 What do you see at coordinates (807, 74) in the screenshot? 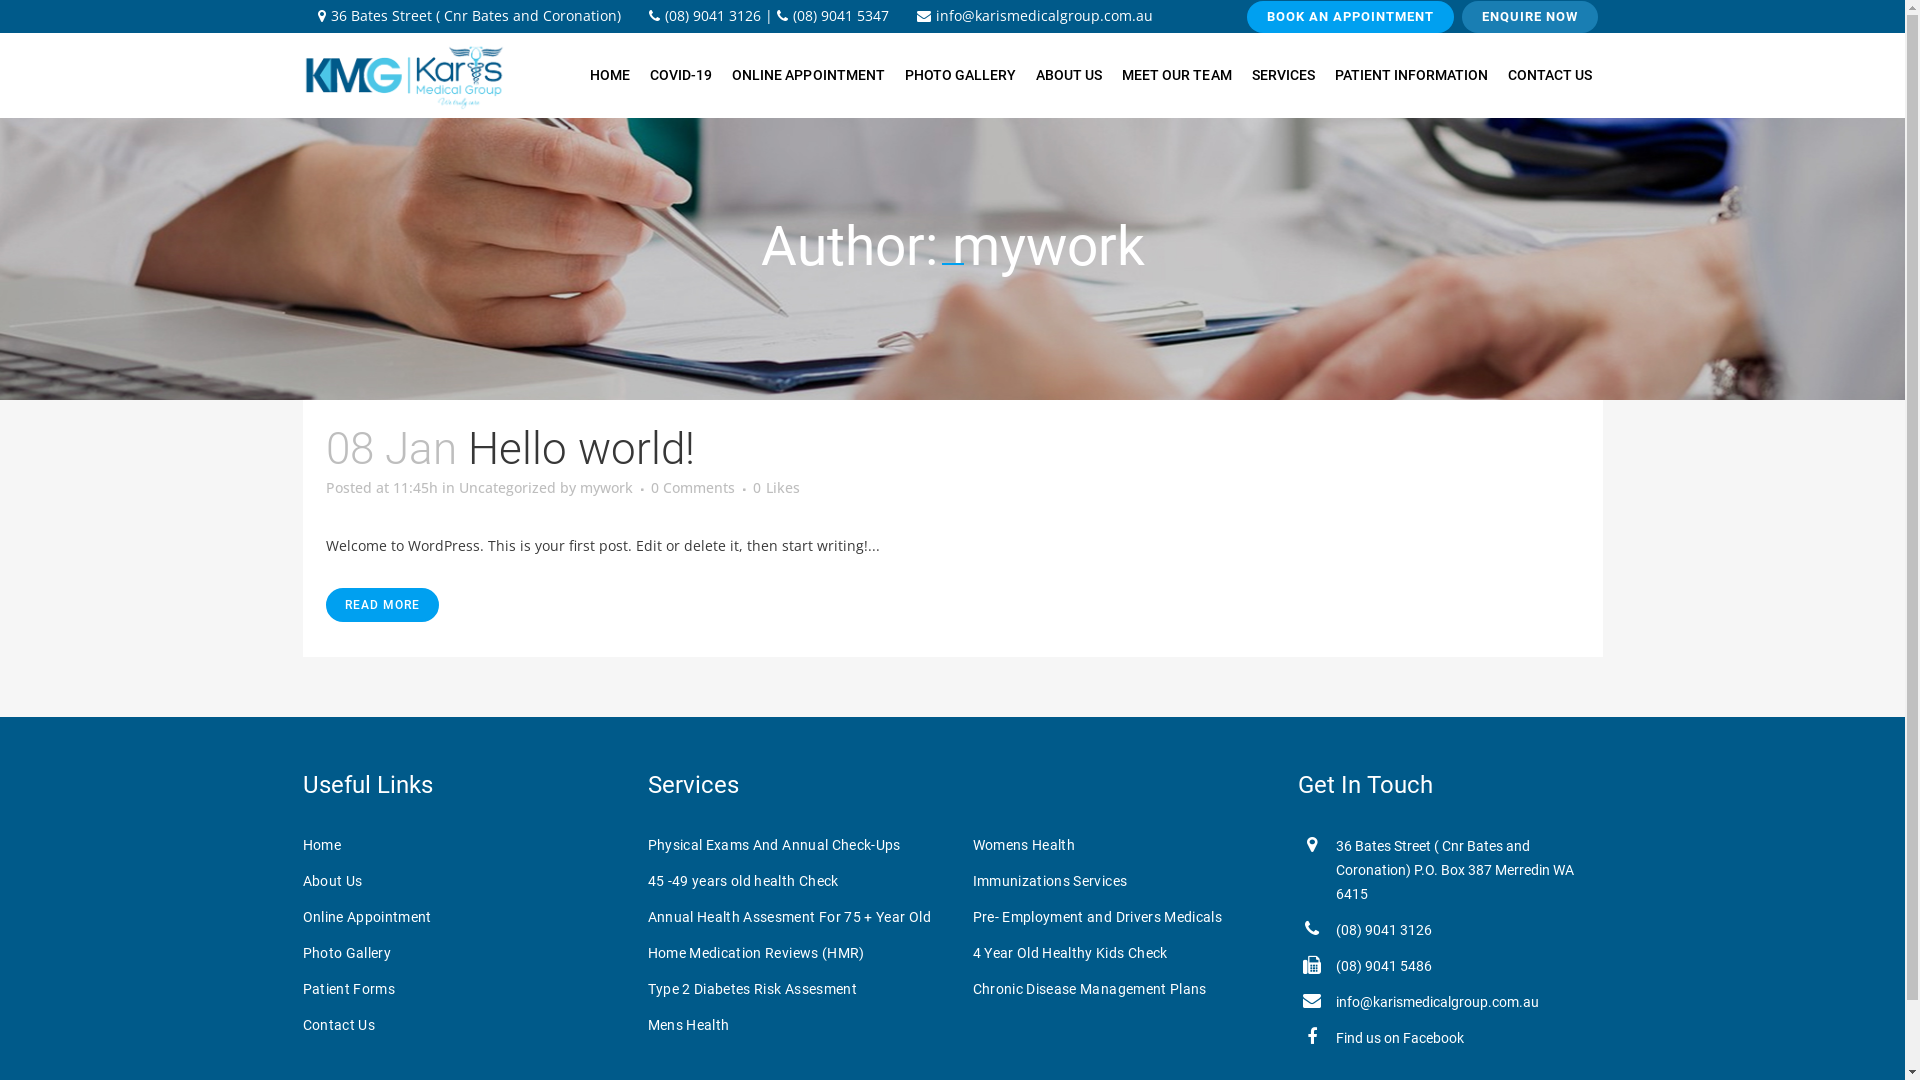
I see `'ONLINE APPOINTMENT'` at bounding box center [807, 74].